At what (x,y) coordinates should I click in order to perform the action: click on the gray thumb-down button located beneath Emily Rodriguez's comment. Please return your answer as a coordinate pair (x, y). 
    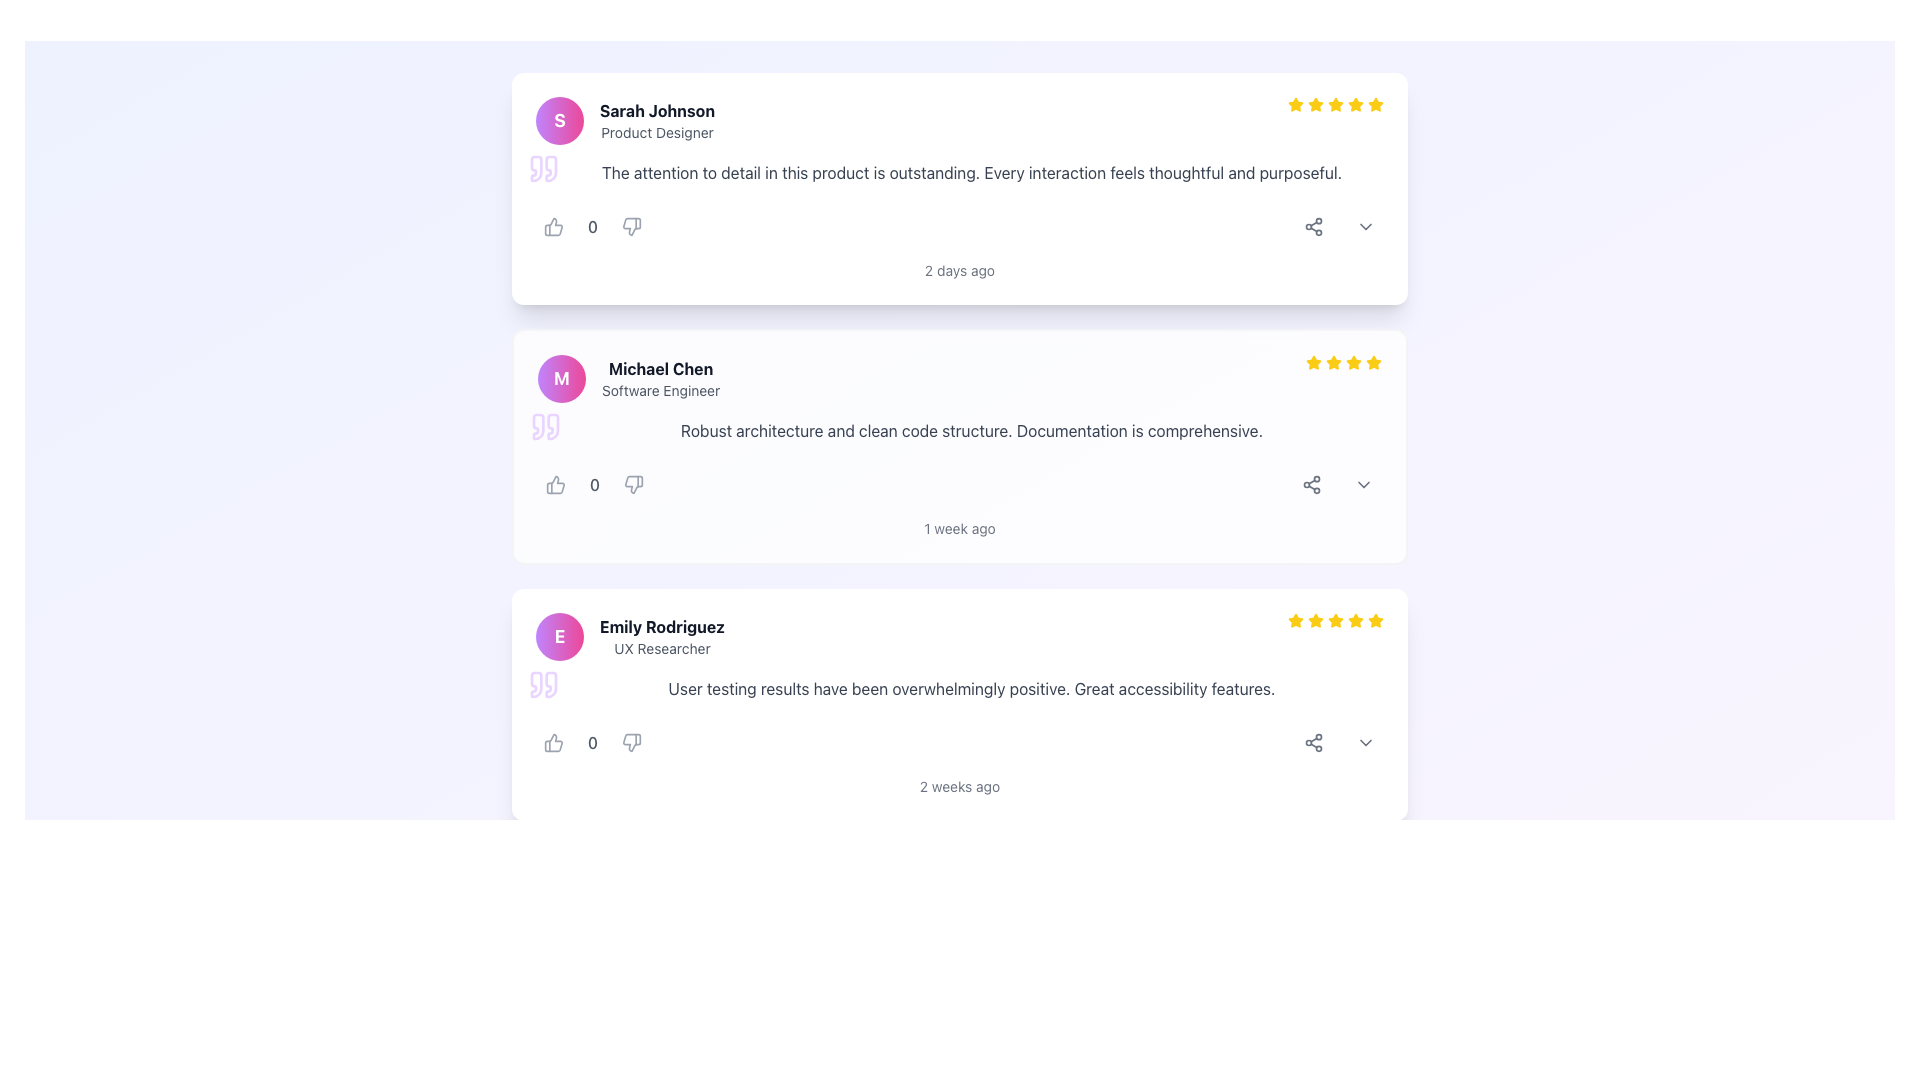
    Looking at the image, I should click on (631, 743).